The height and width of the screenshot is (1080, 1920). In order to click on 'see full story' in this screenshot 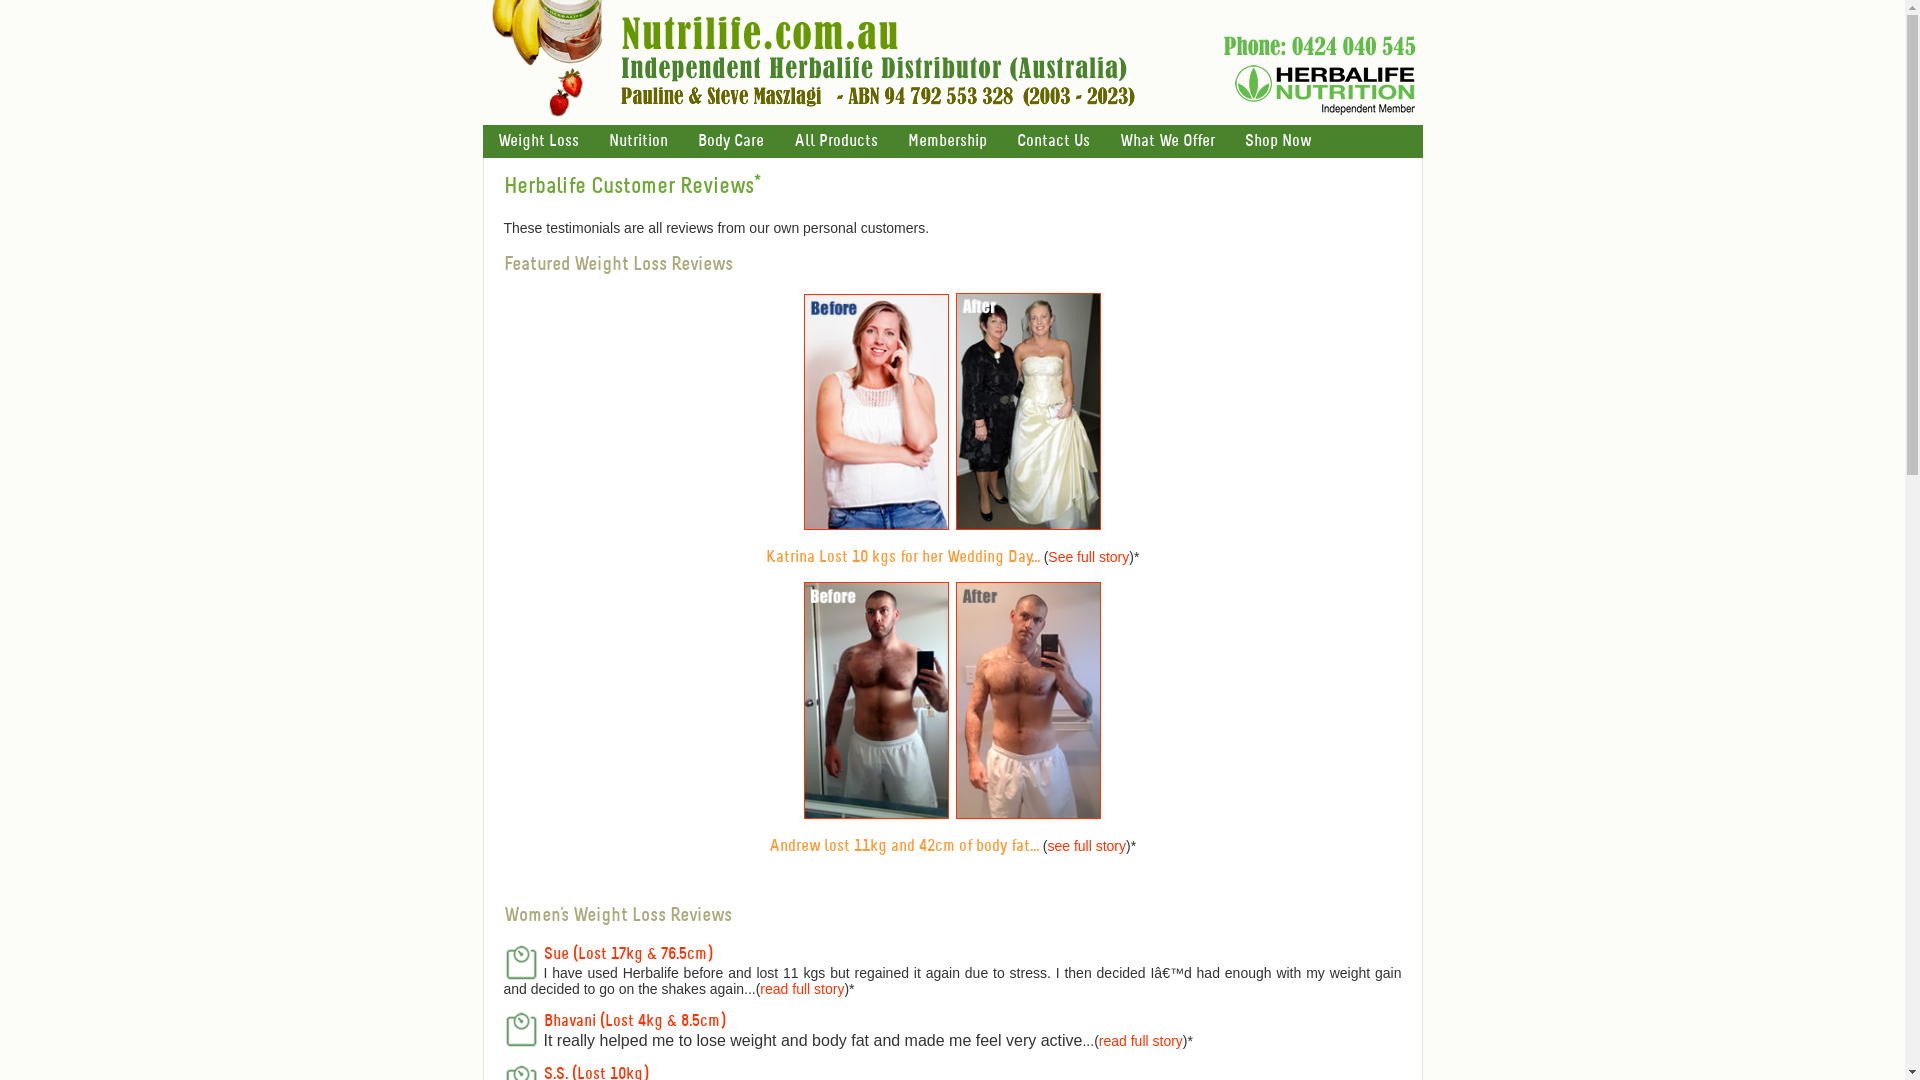, I will do `click(1085, 845)`.